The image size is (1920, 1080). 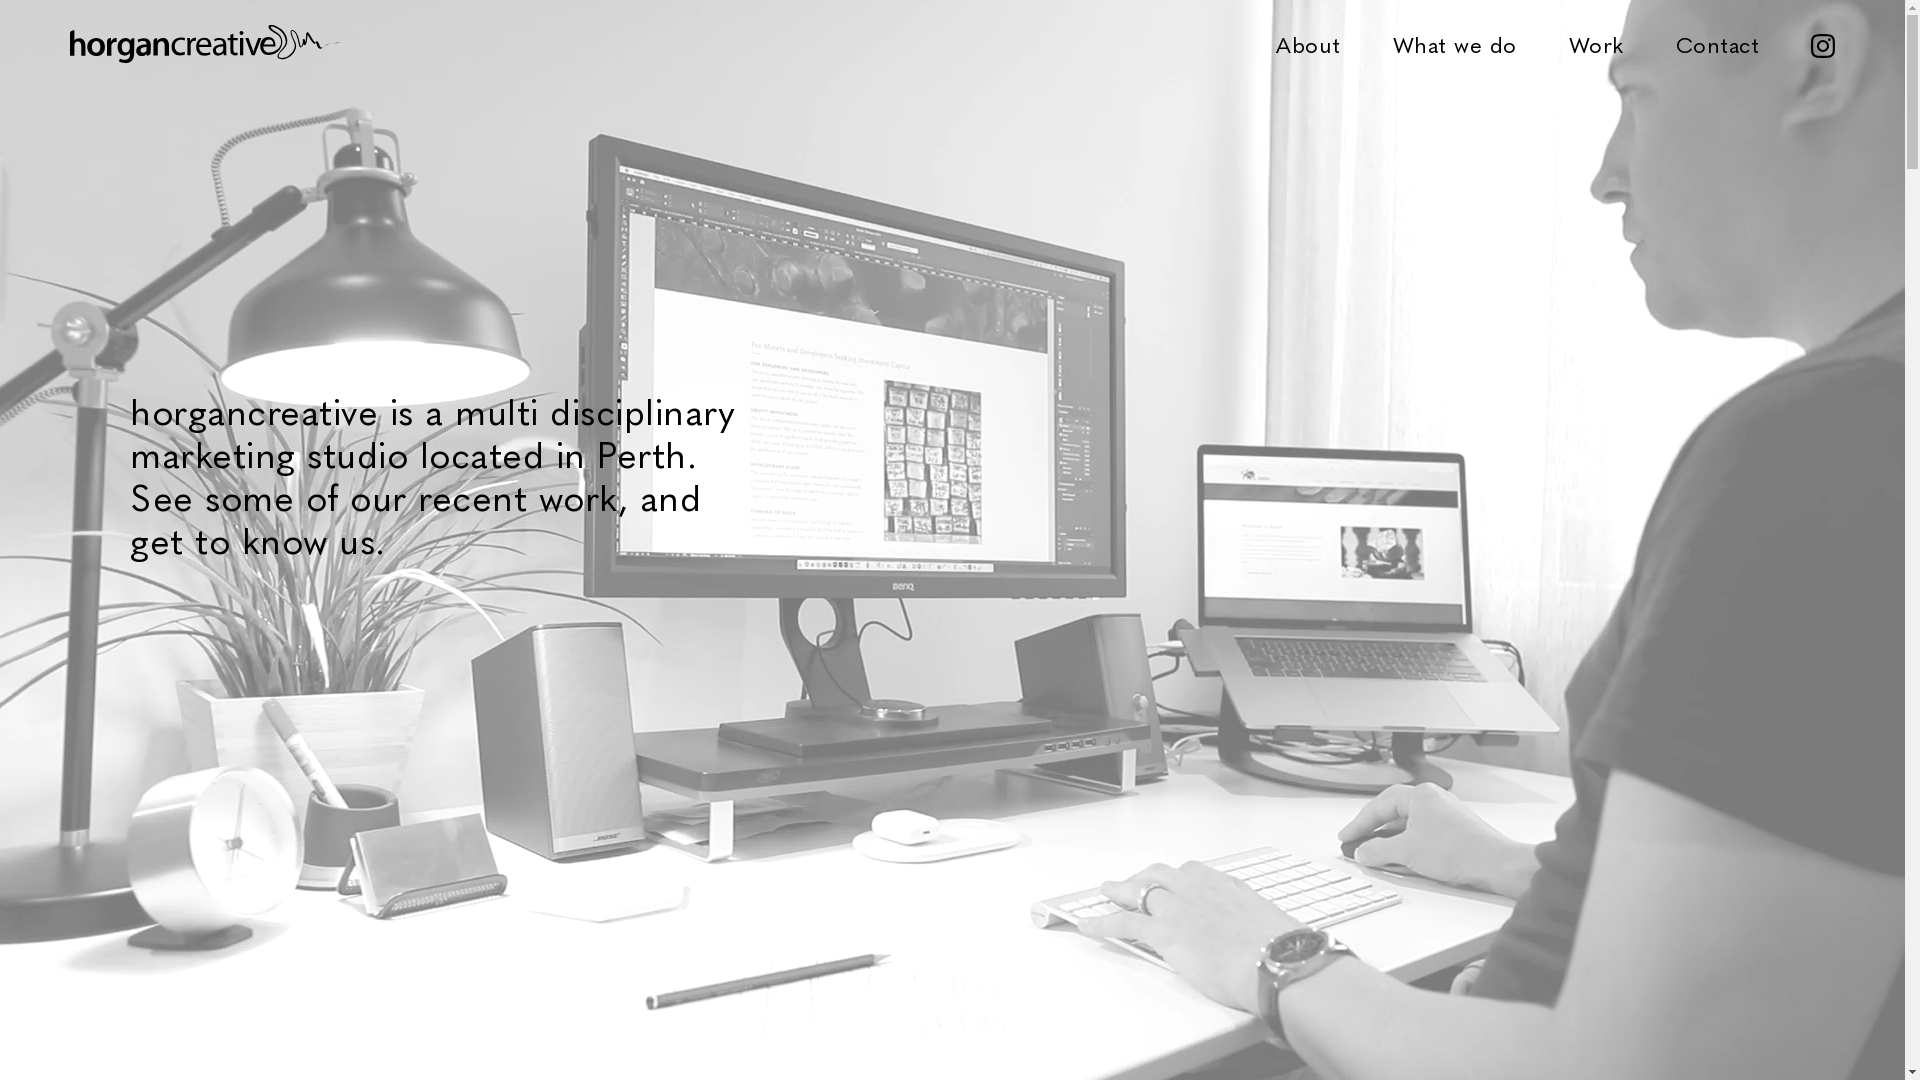 What do you see at coordinates (1717, 43) in the screenshot?
I see `'Contact'` at bounding box center [1717, 43].